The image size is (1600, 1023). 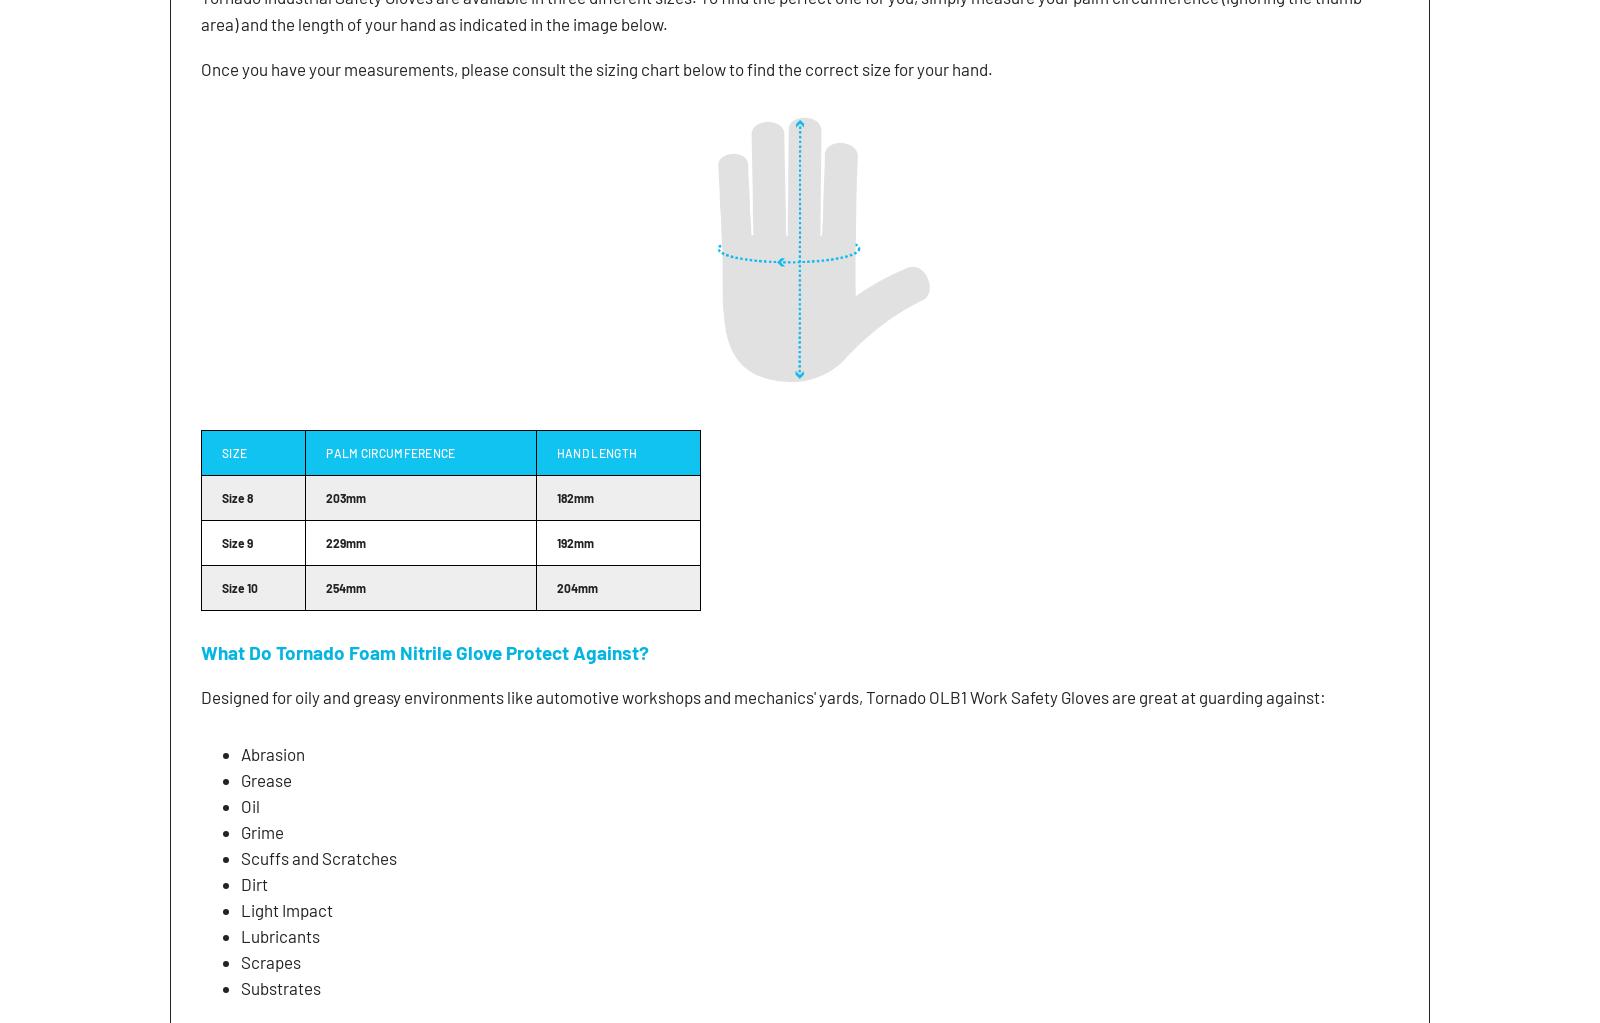 What do you see at coordinates (345, 540) in the screenshot?
I see `'229mm'` at bounding box center [345, 540].